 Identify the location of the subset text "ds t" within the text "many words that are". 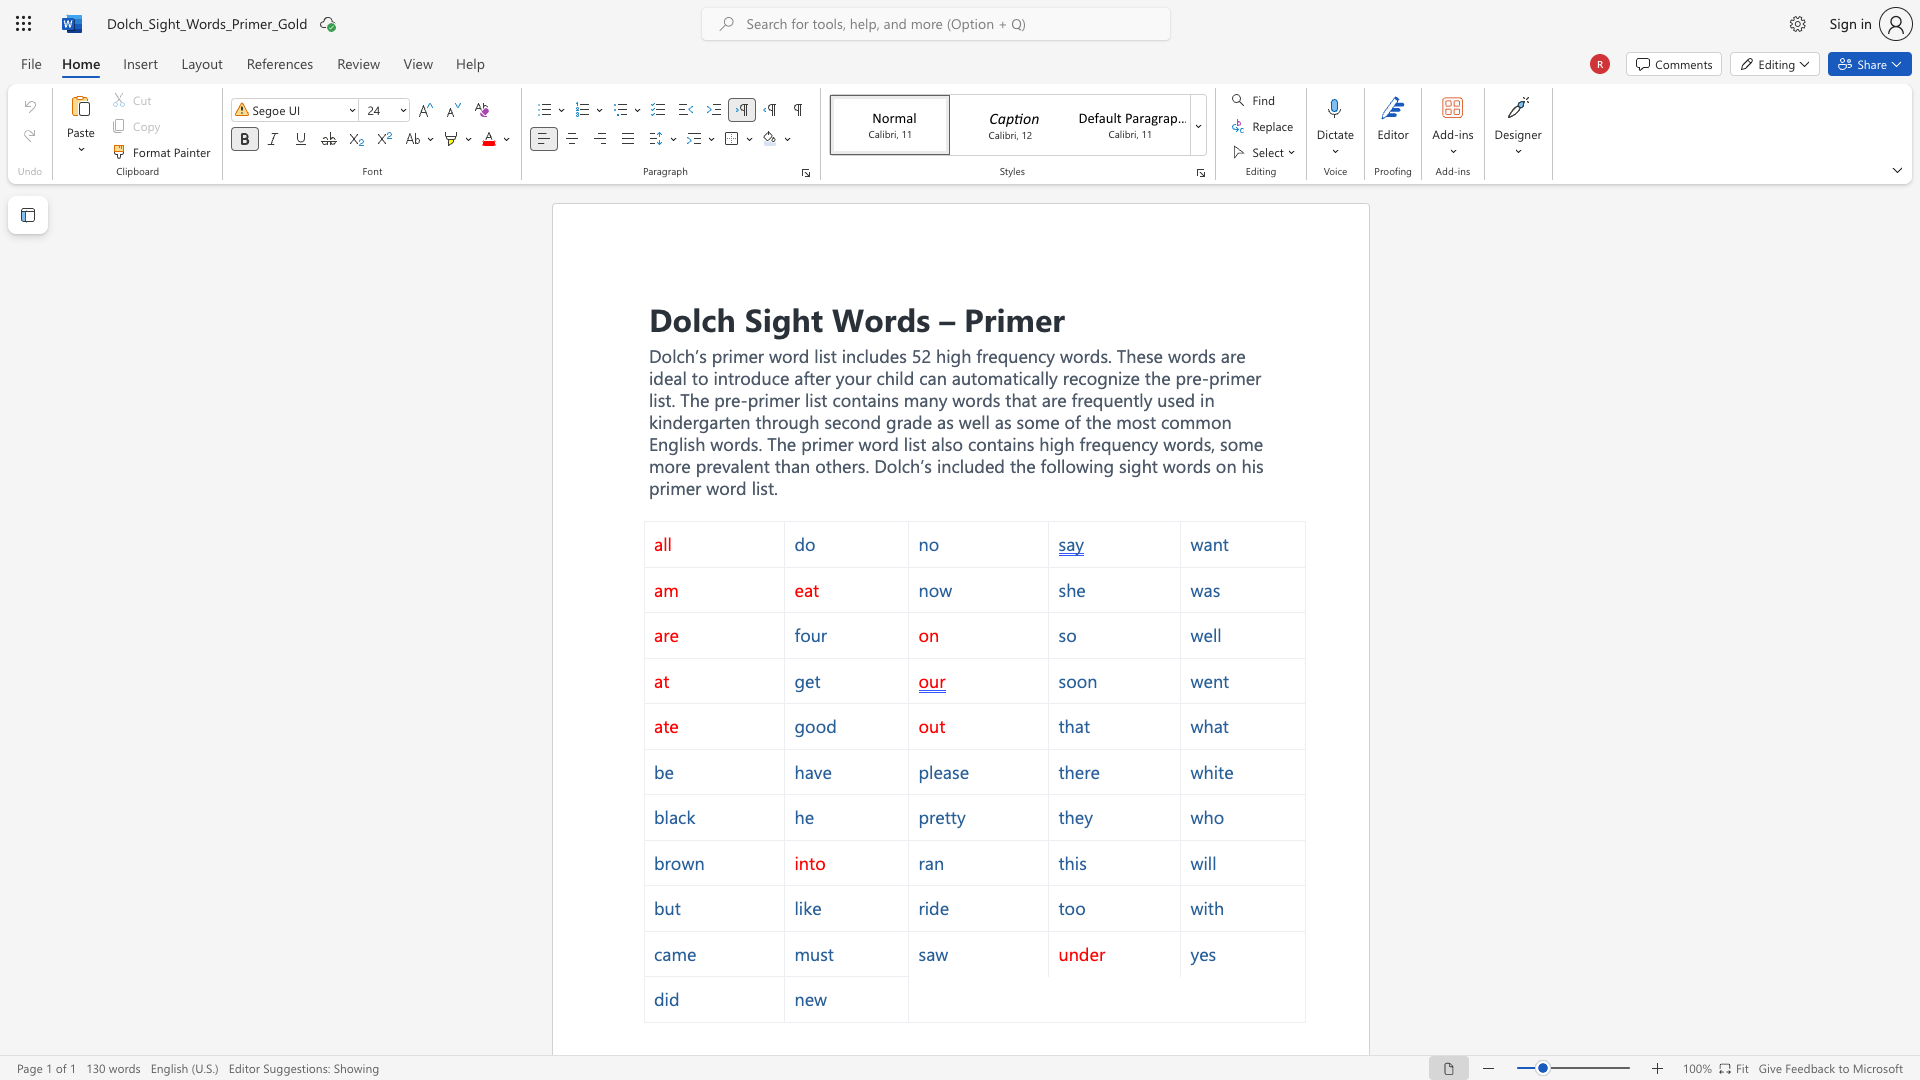
(982, 400).